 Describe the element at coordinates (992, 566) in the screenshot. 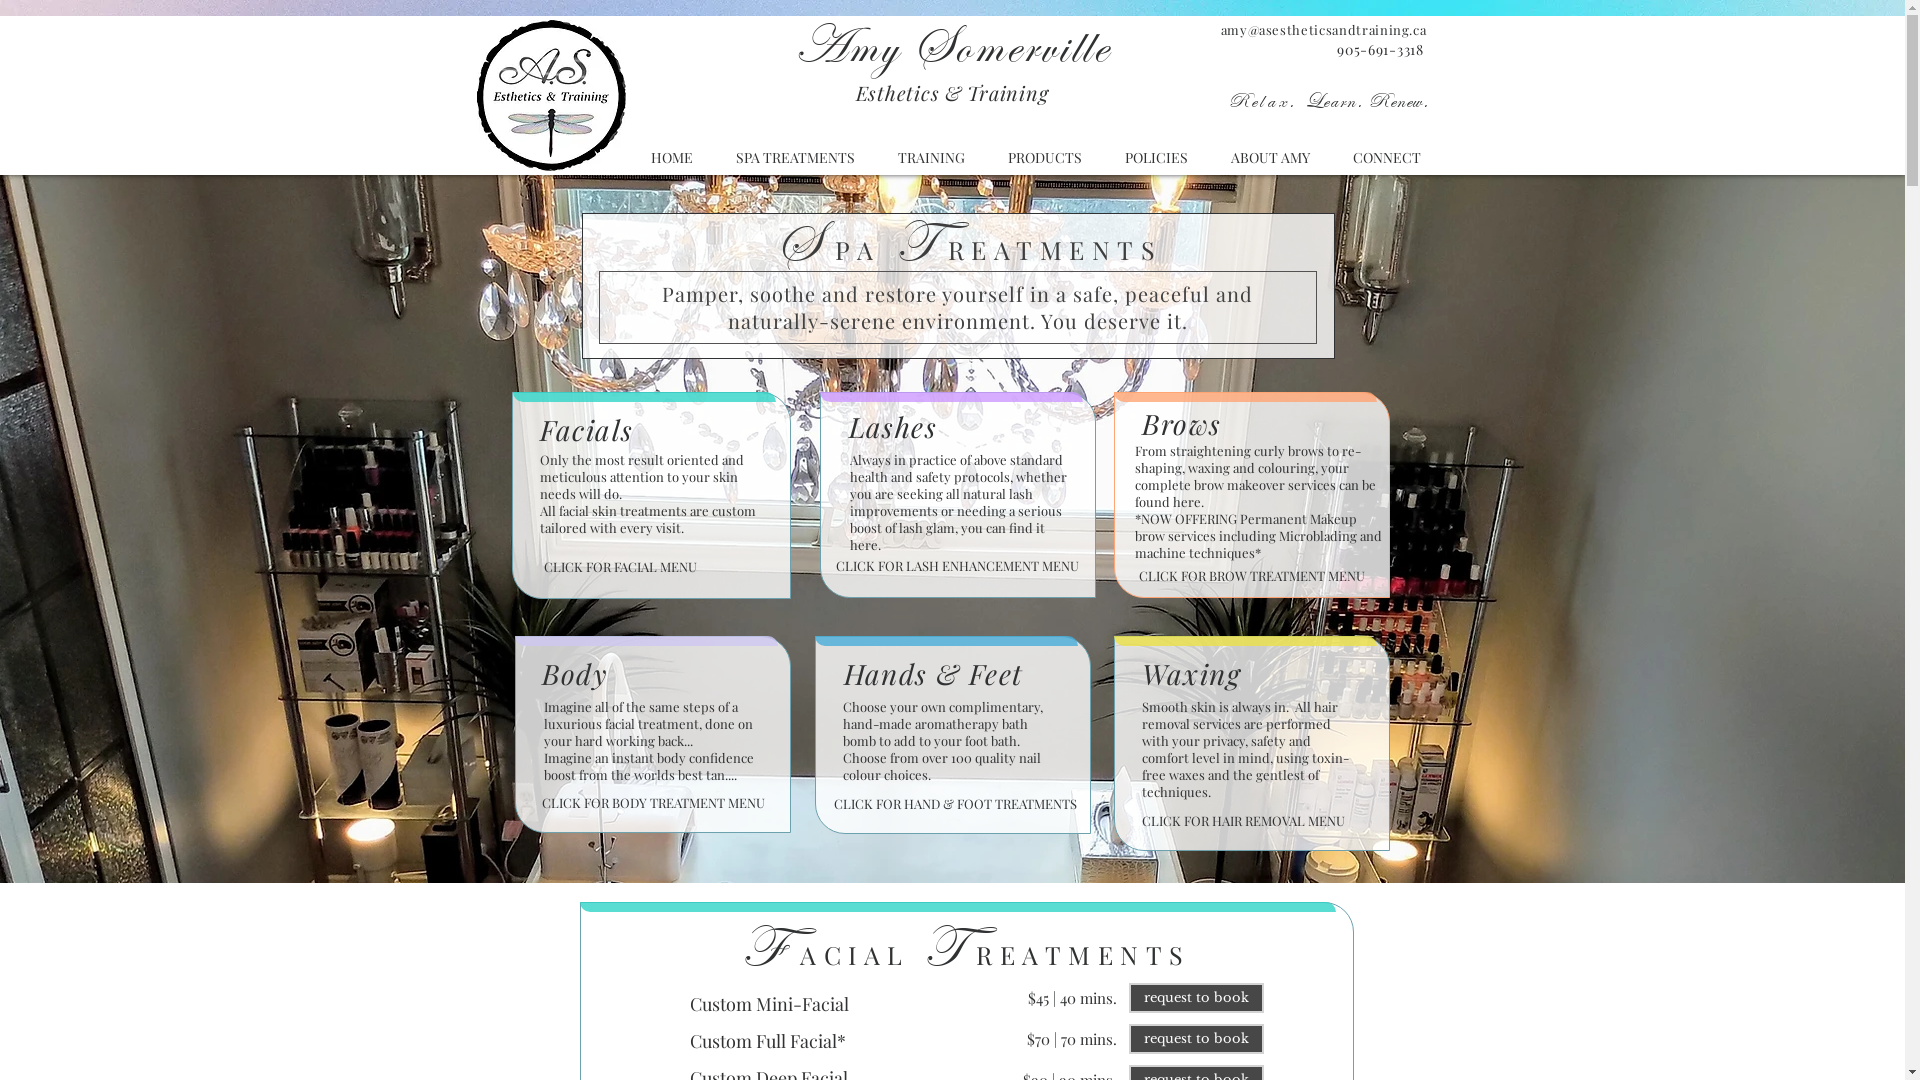

I see `'LASH ENHANCEMENT MENU'` at that location.